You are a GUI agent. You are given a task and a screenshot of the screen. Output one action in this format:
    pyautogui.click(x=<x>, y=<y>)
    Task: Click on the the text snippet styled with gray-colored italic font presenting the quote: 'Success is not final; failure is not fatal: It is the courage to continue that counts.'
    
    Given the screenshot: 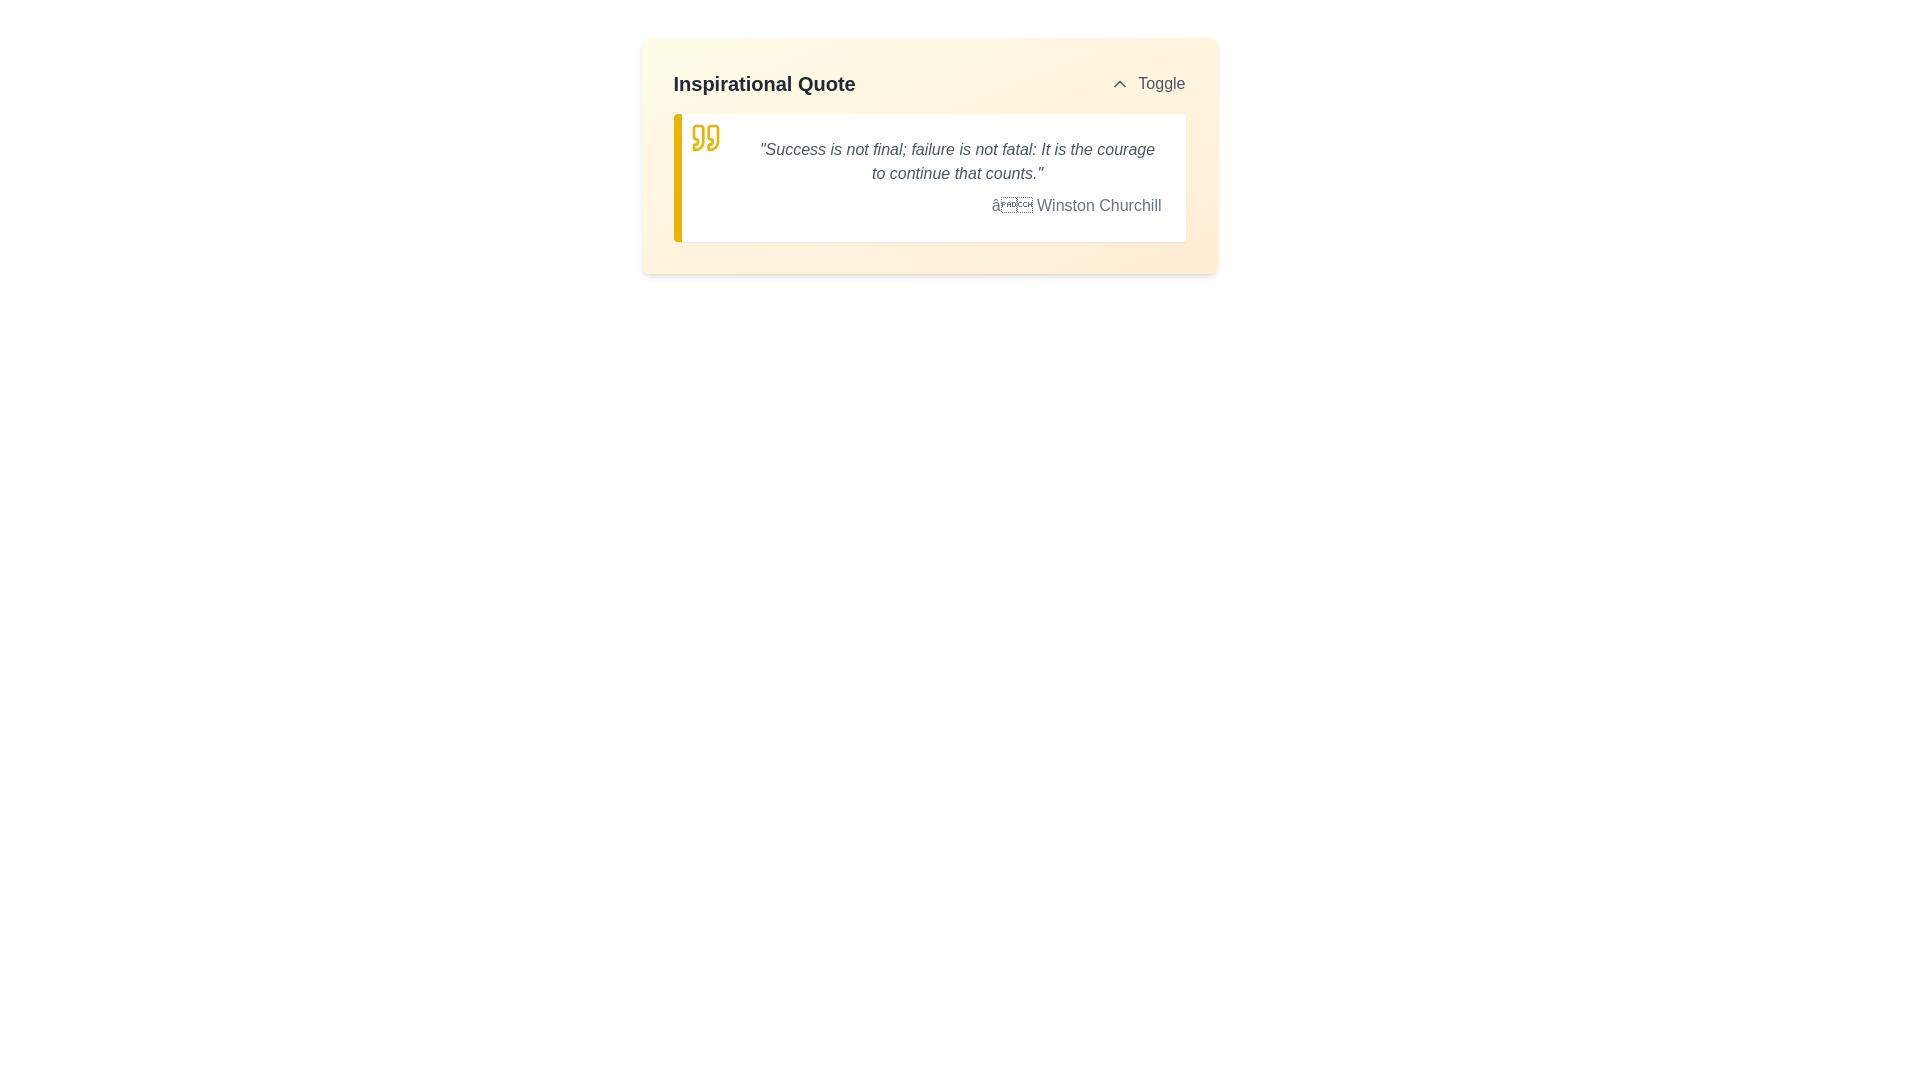 What is the action you would take?
    pyautogui.click(x=932, y=161)
    